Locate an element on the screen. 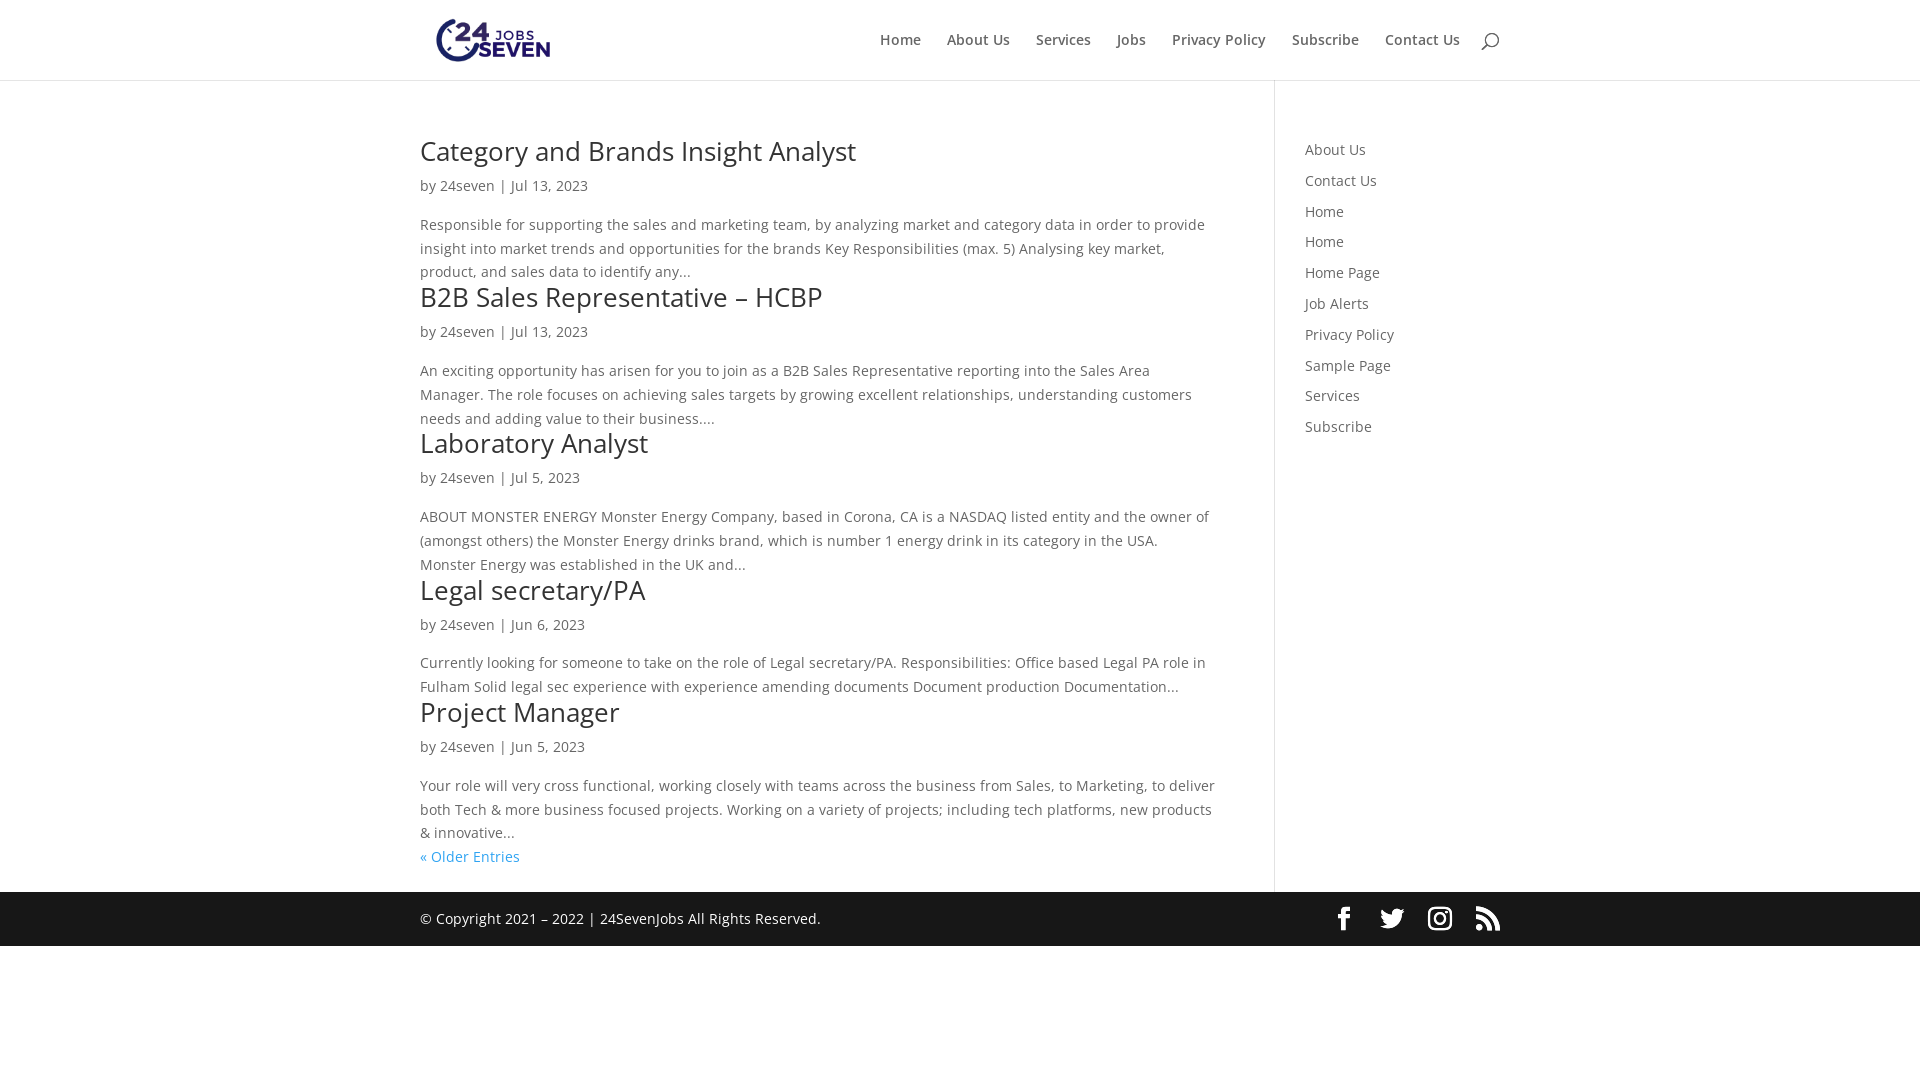 The height and width of the screenshot is (1080, 1920). 'Laboratory Analyst' is located at coordinates (533, 442).